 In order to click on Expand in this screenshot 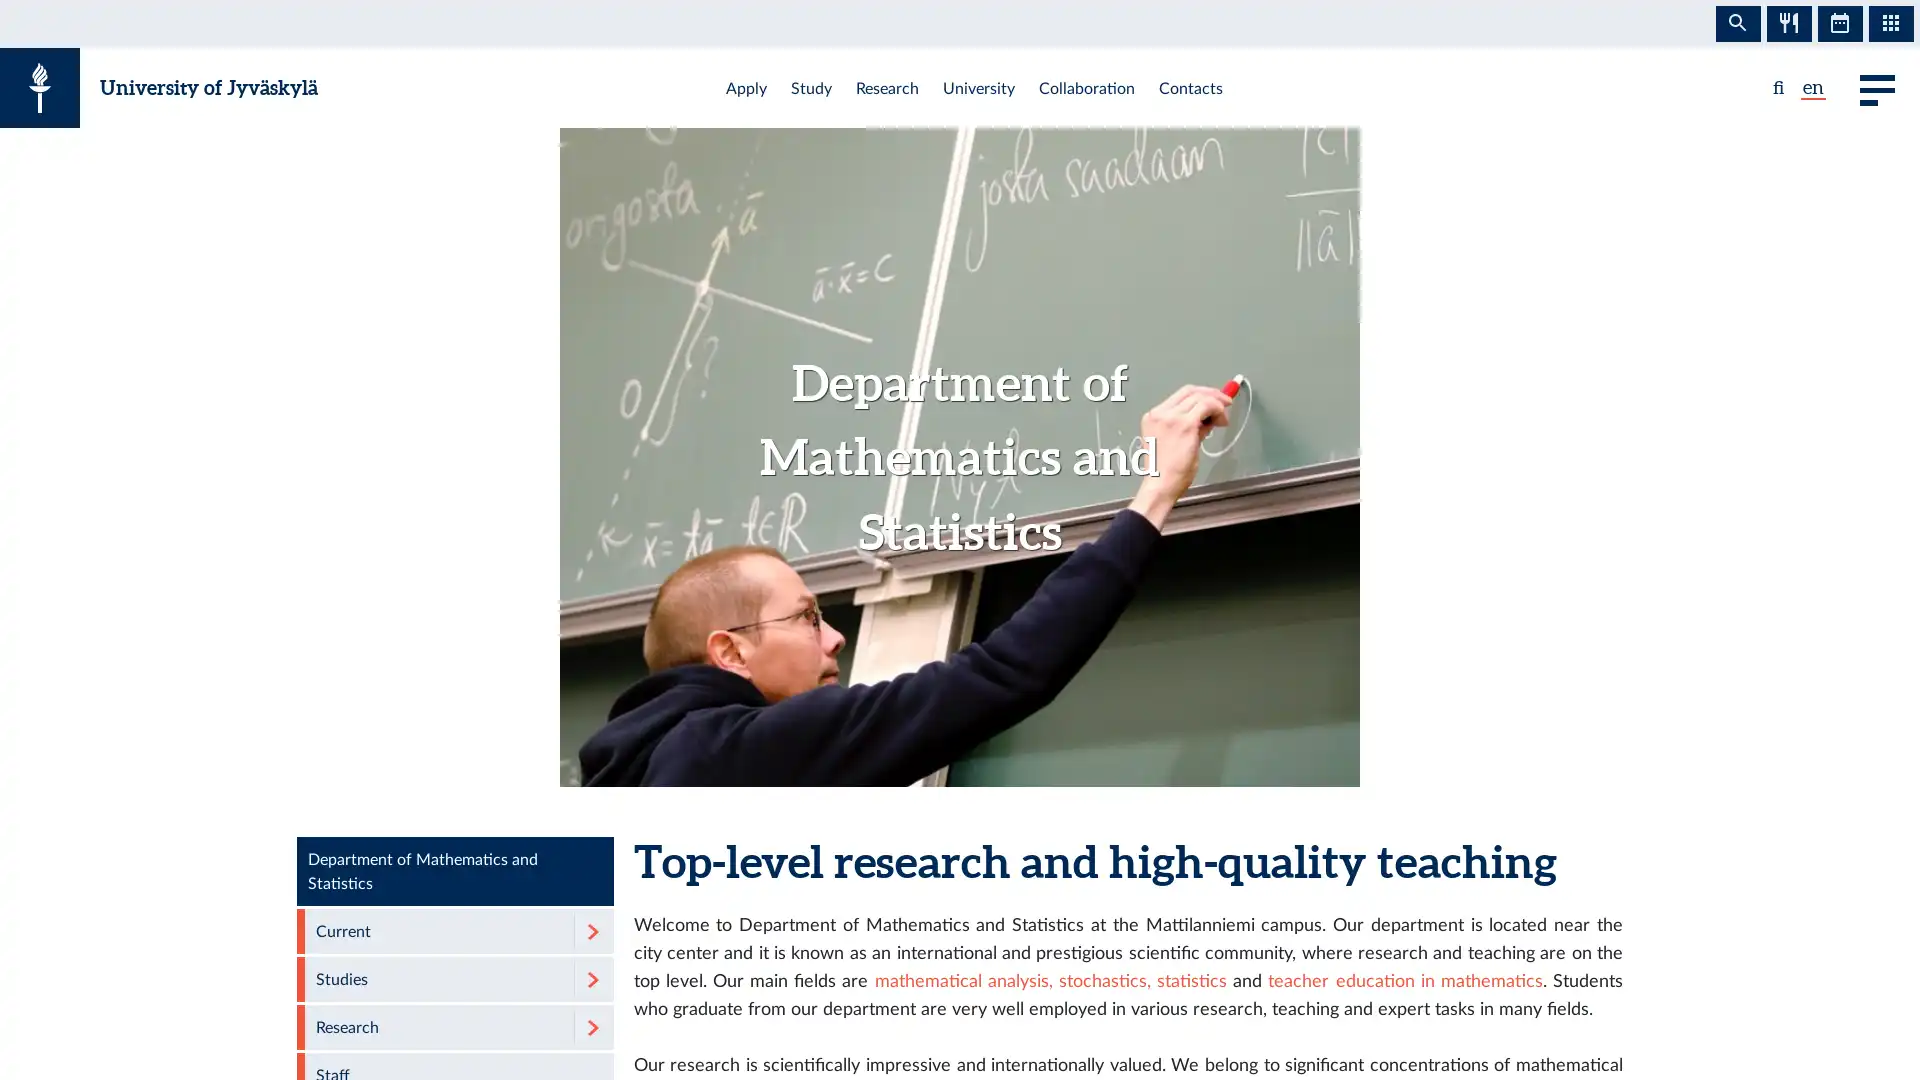, I will do `click(592, 1026)`.